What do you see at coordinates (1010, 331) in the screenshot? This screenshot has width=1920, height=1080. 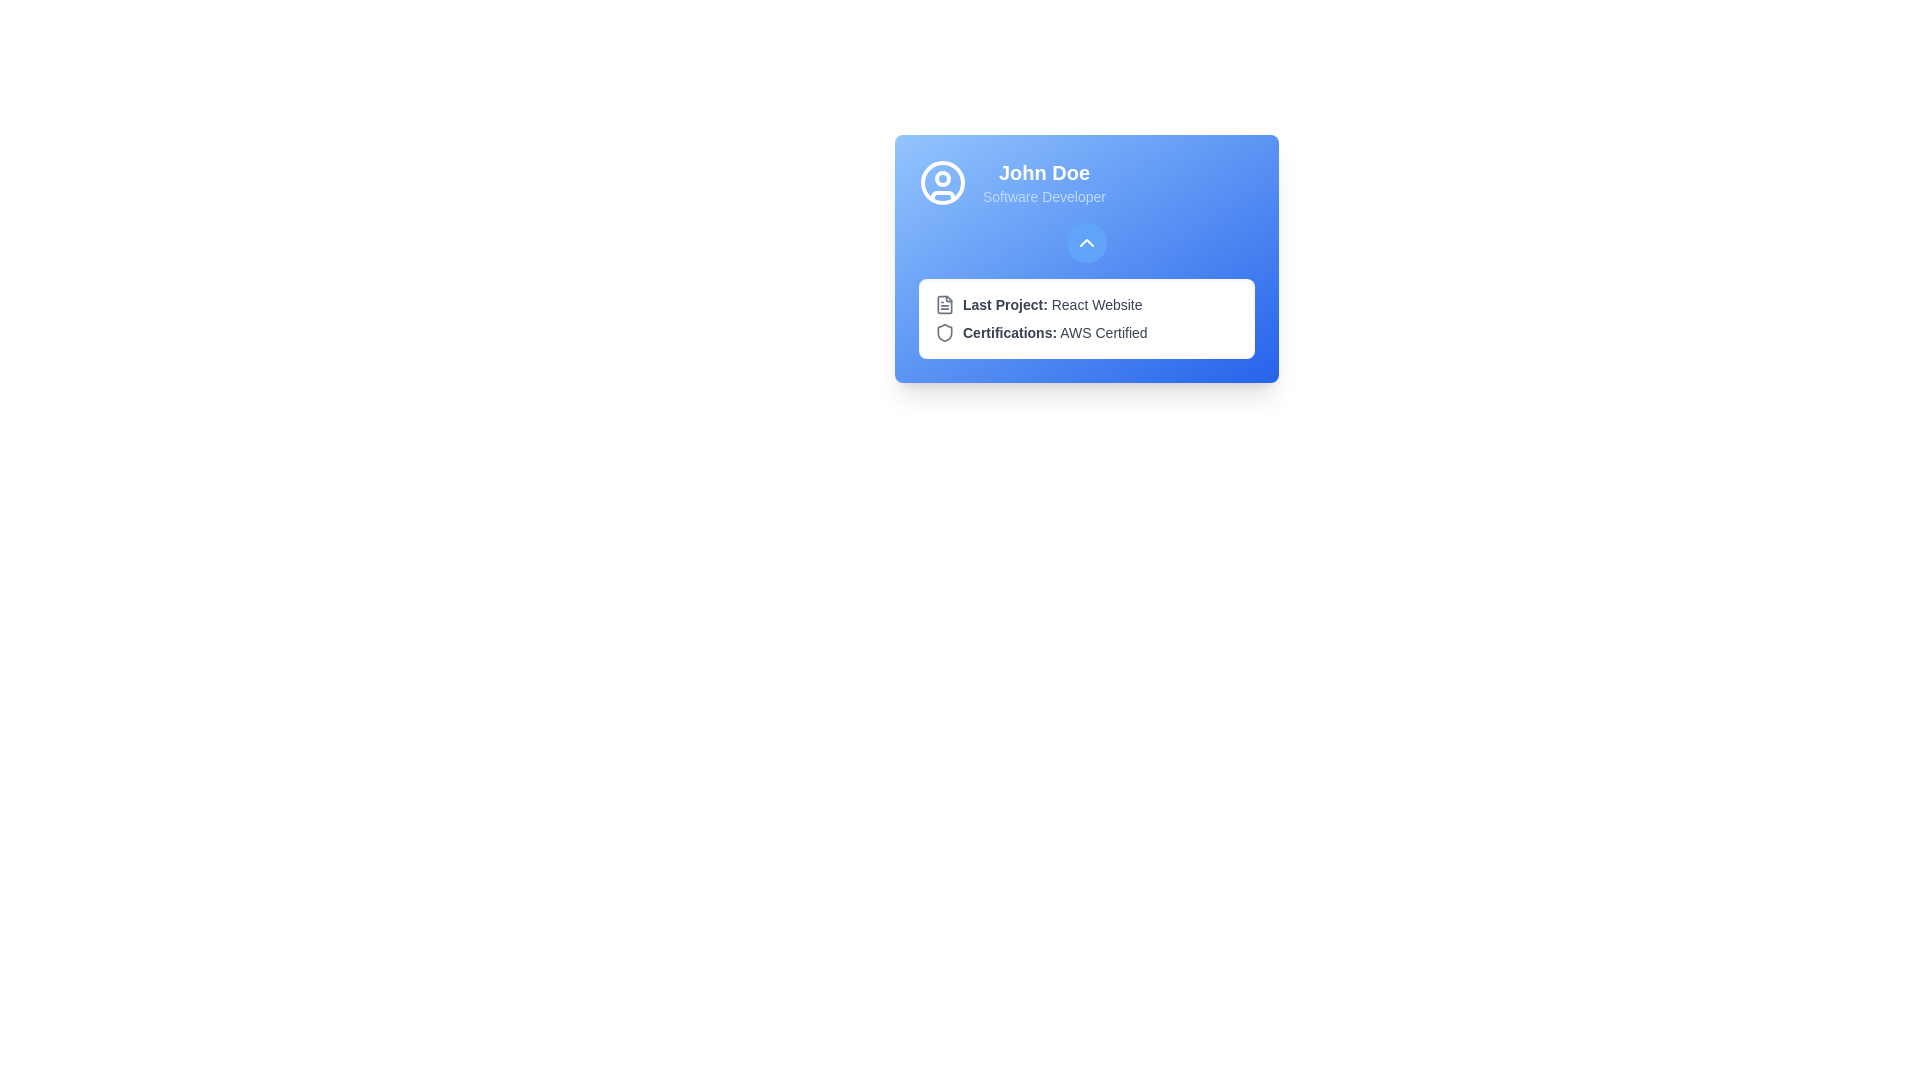 I see `the certifications section text label` at bounding box center [1010, 331].